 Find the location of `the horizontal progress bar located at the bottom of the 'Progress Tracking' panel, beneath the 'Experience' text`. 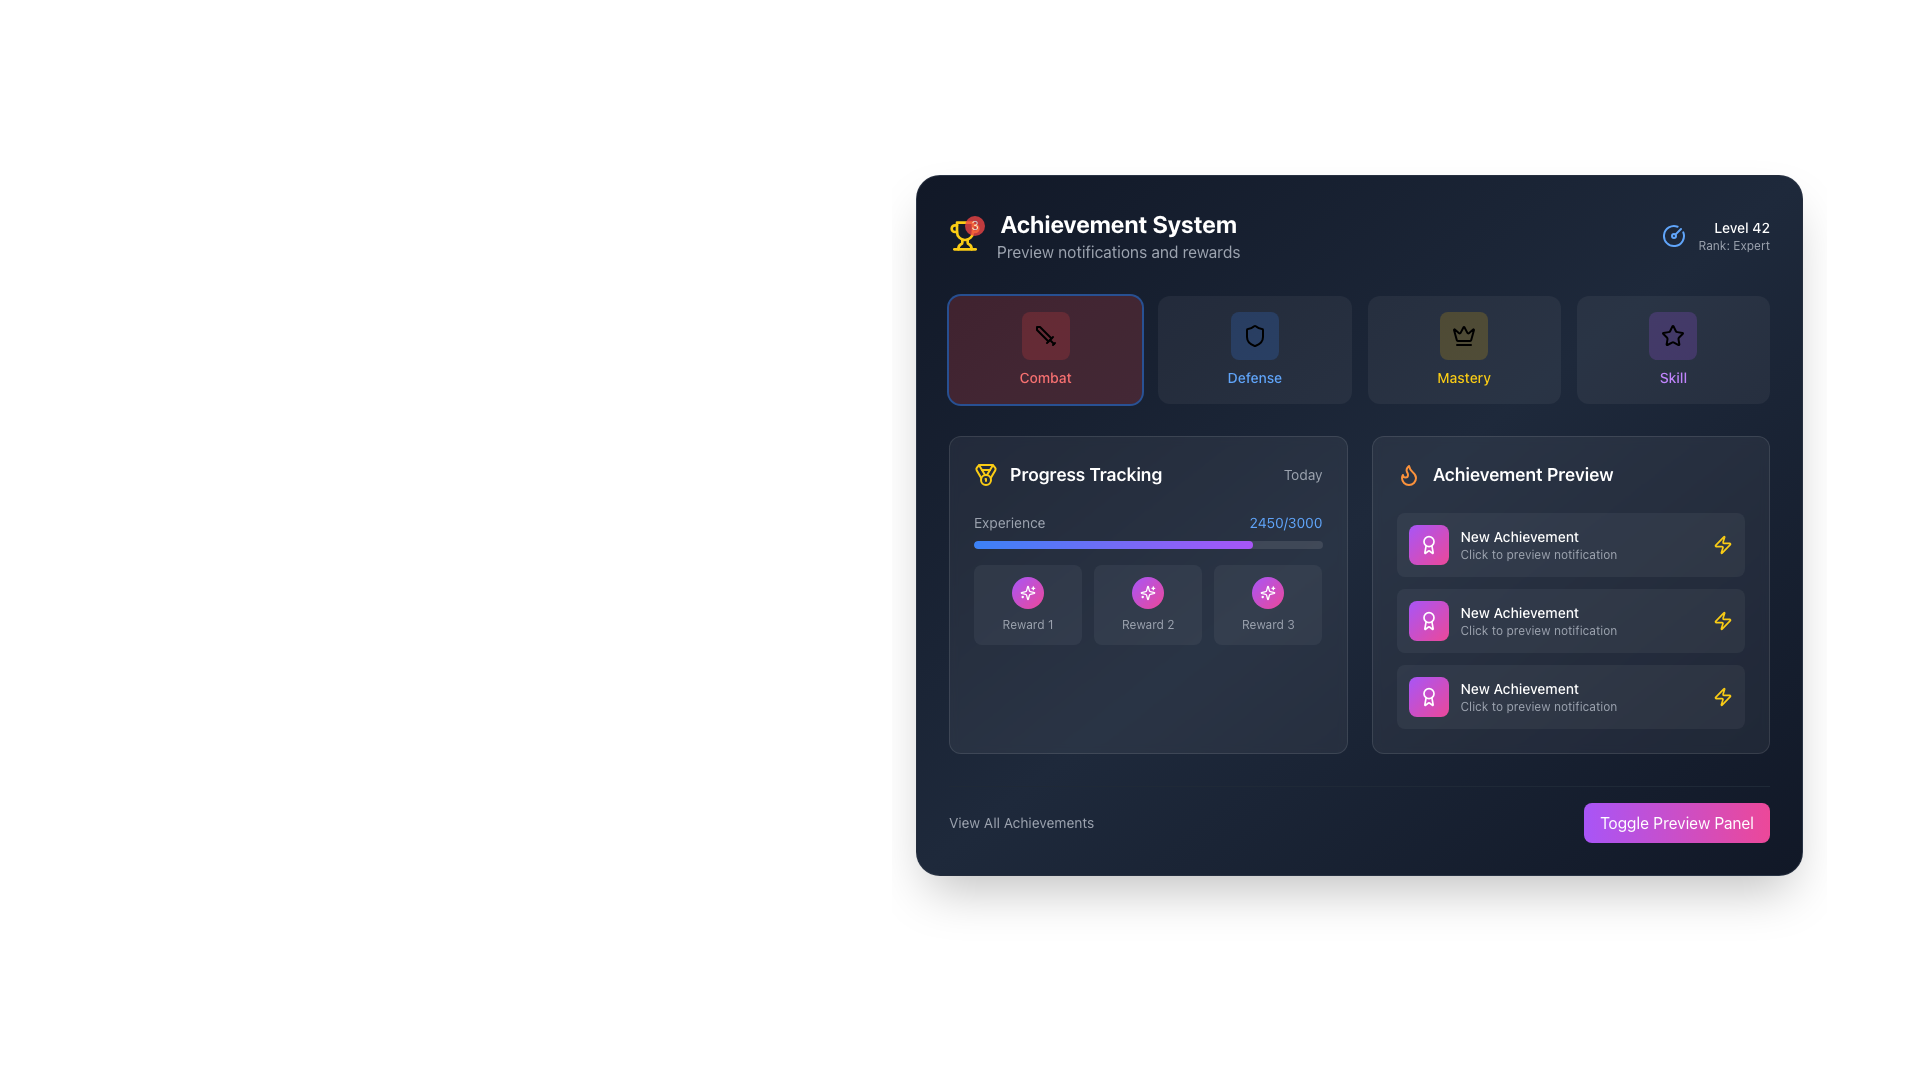

the horizontal progress bar located at the bottom of the 'Progress Tracking' panel, beneath the 'Experience' text is located at coordinates (1148, 544).